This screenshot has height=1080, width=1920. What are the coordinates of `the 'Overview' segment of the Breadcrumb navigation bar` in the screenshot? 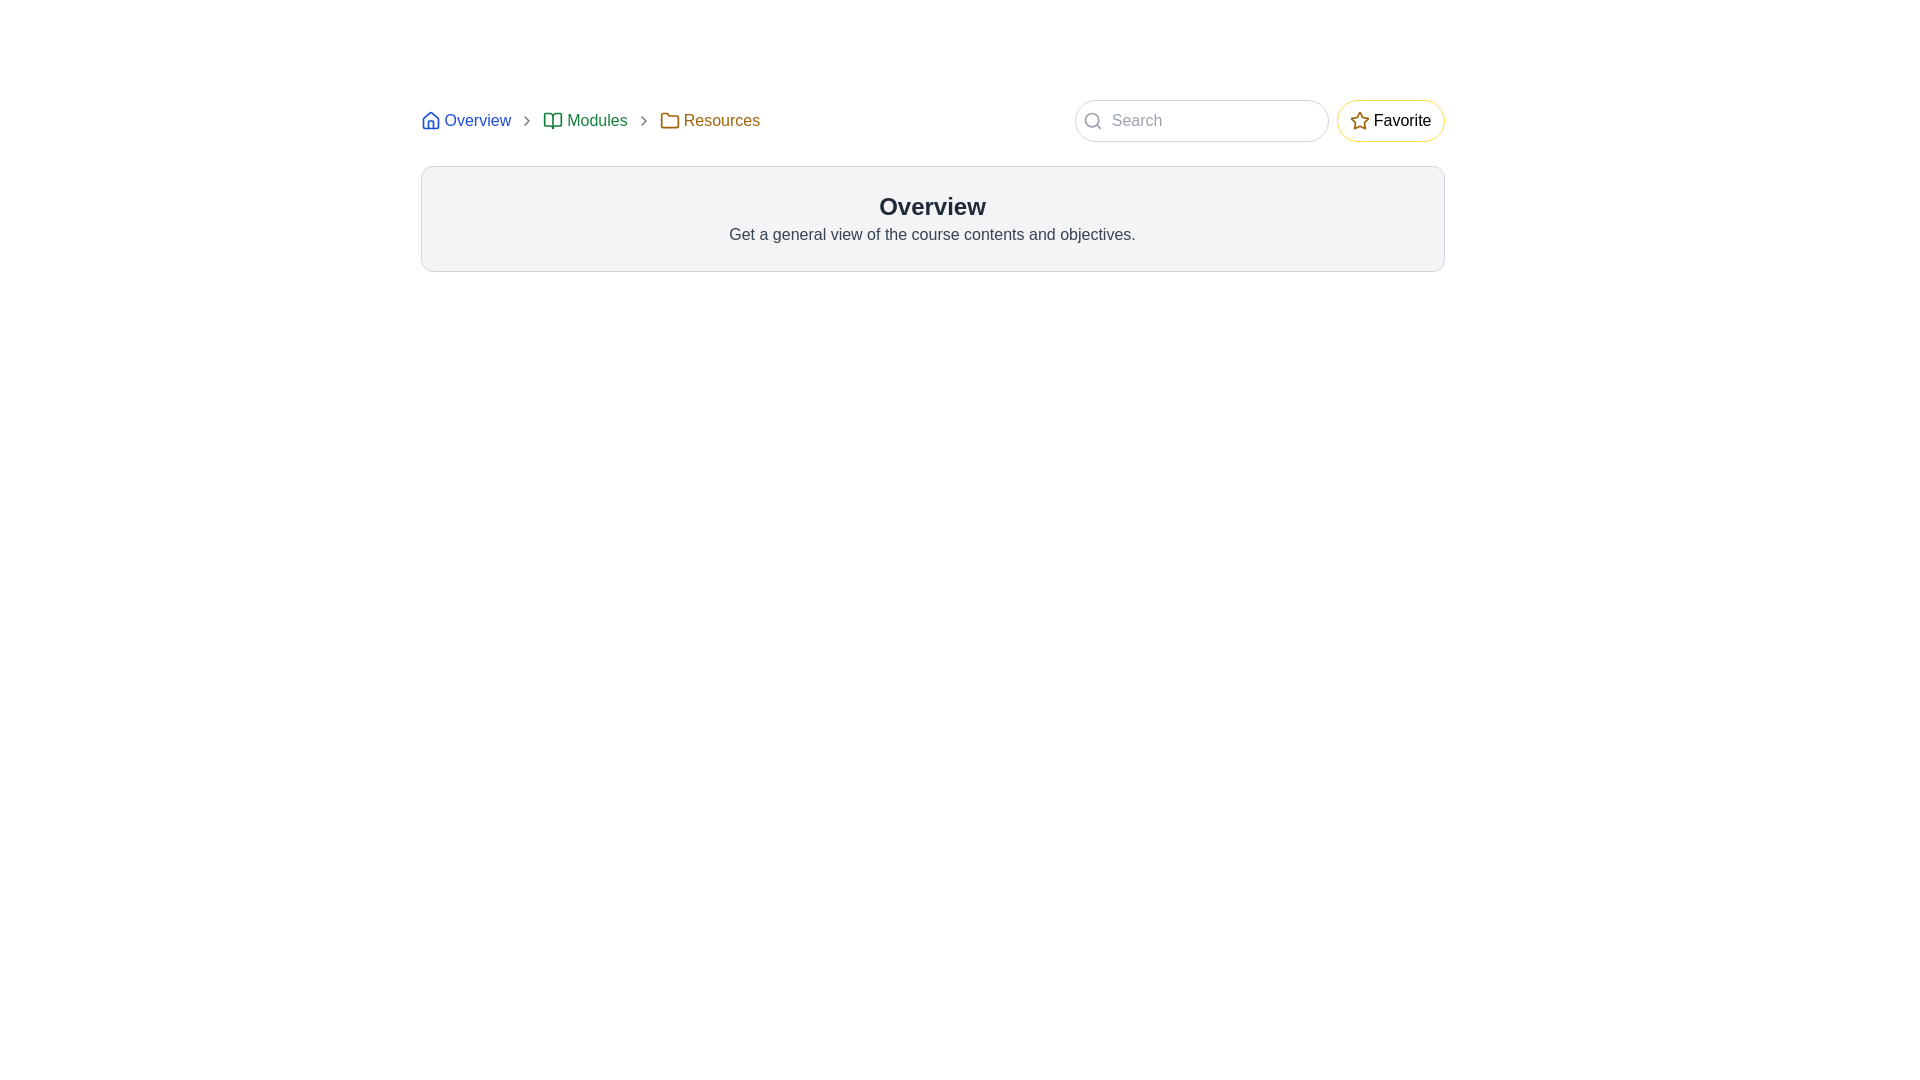 It's located at (589, 120).